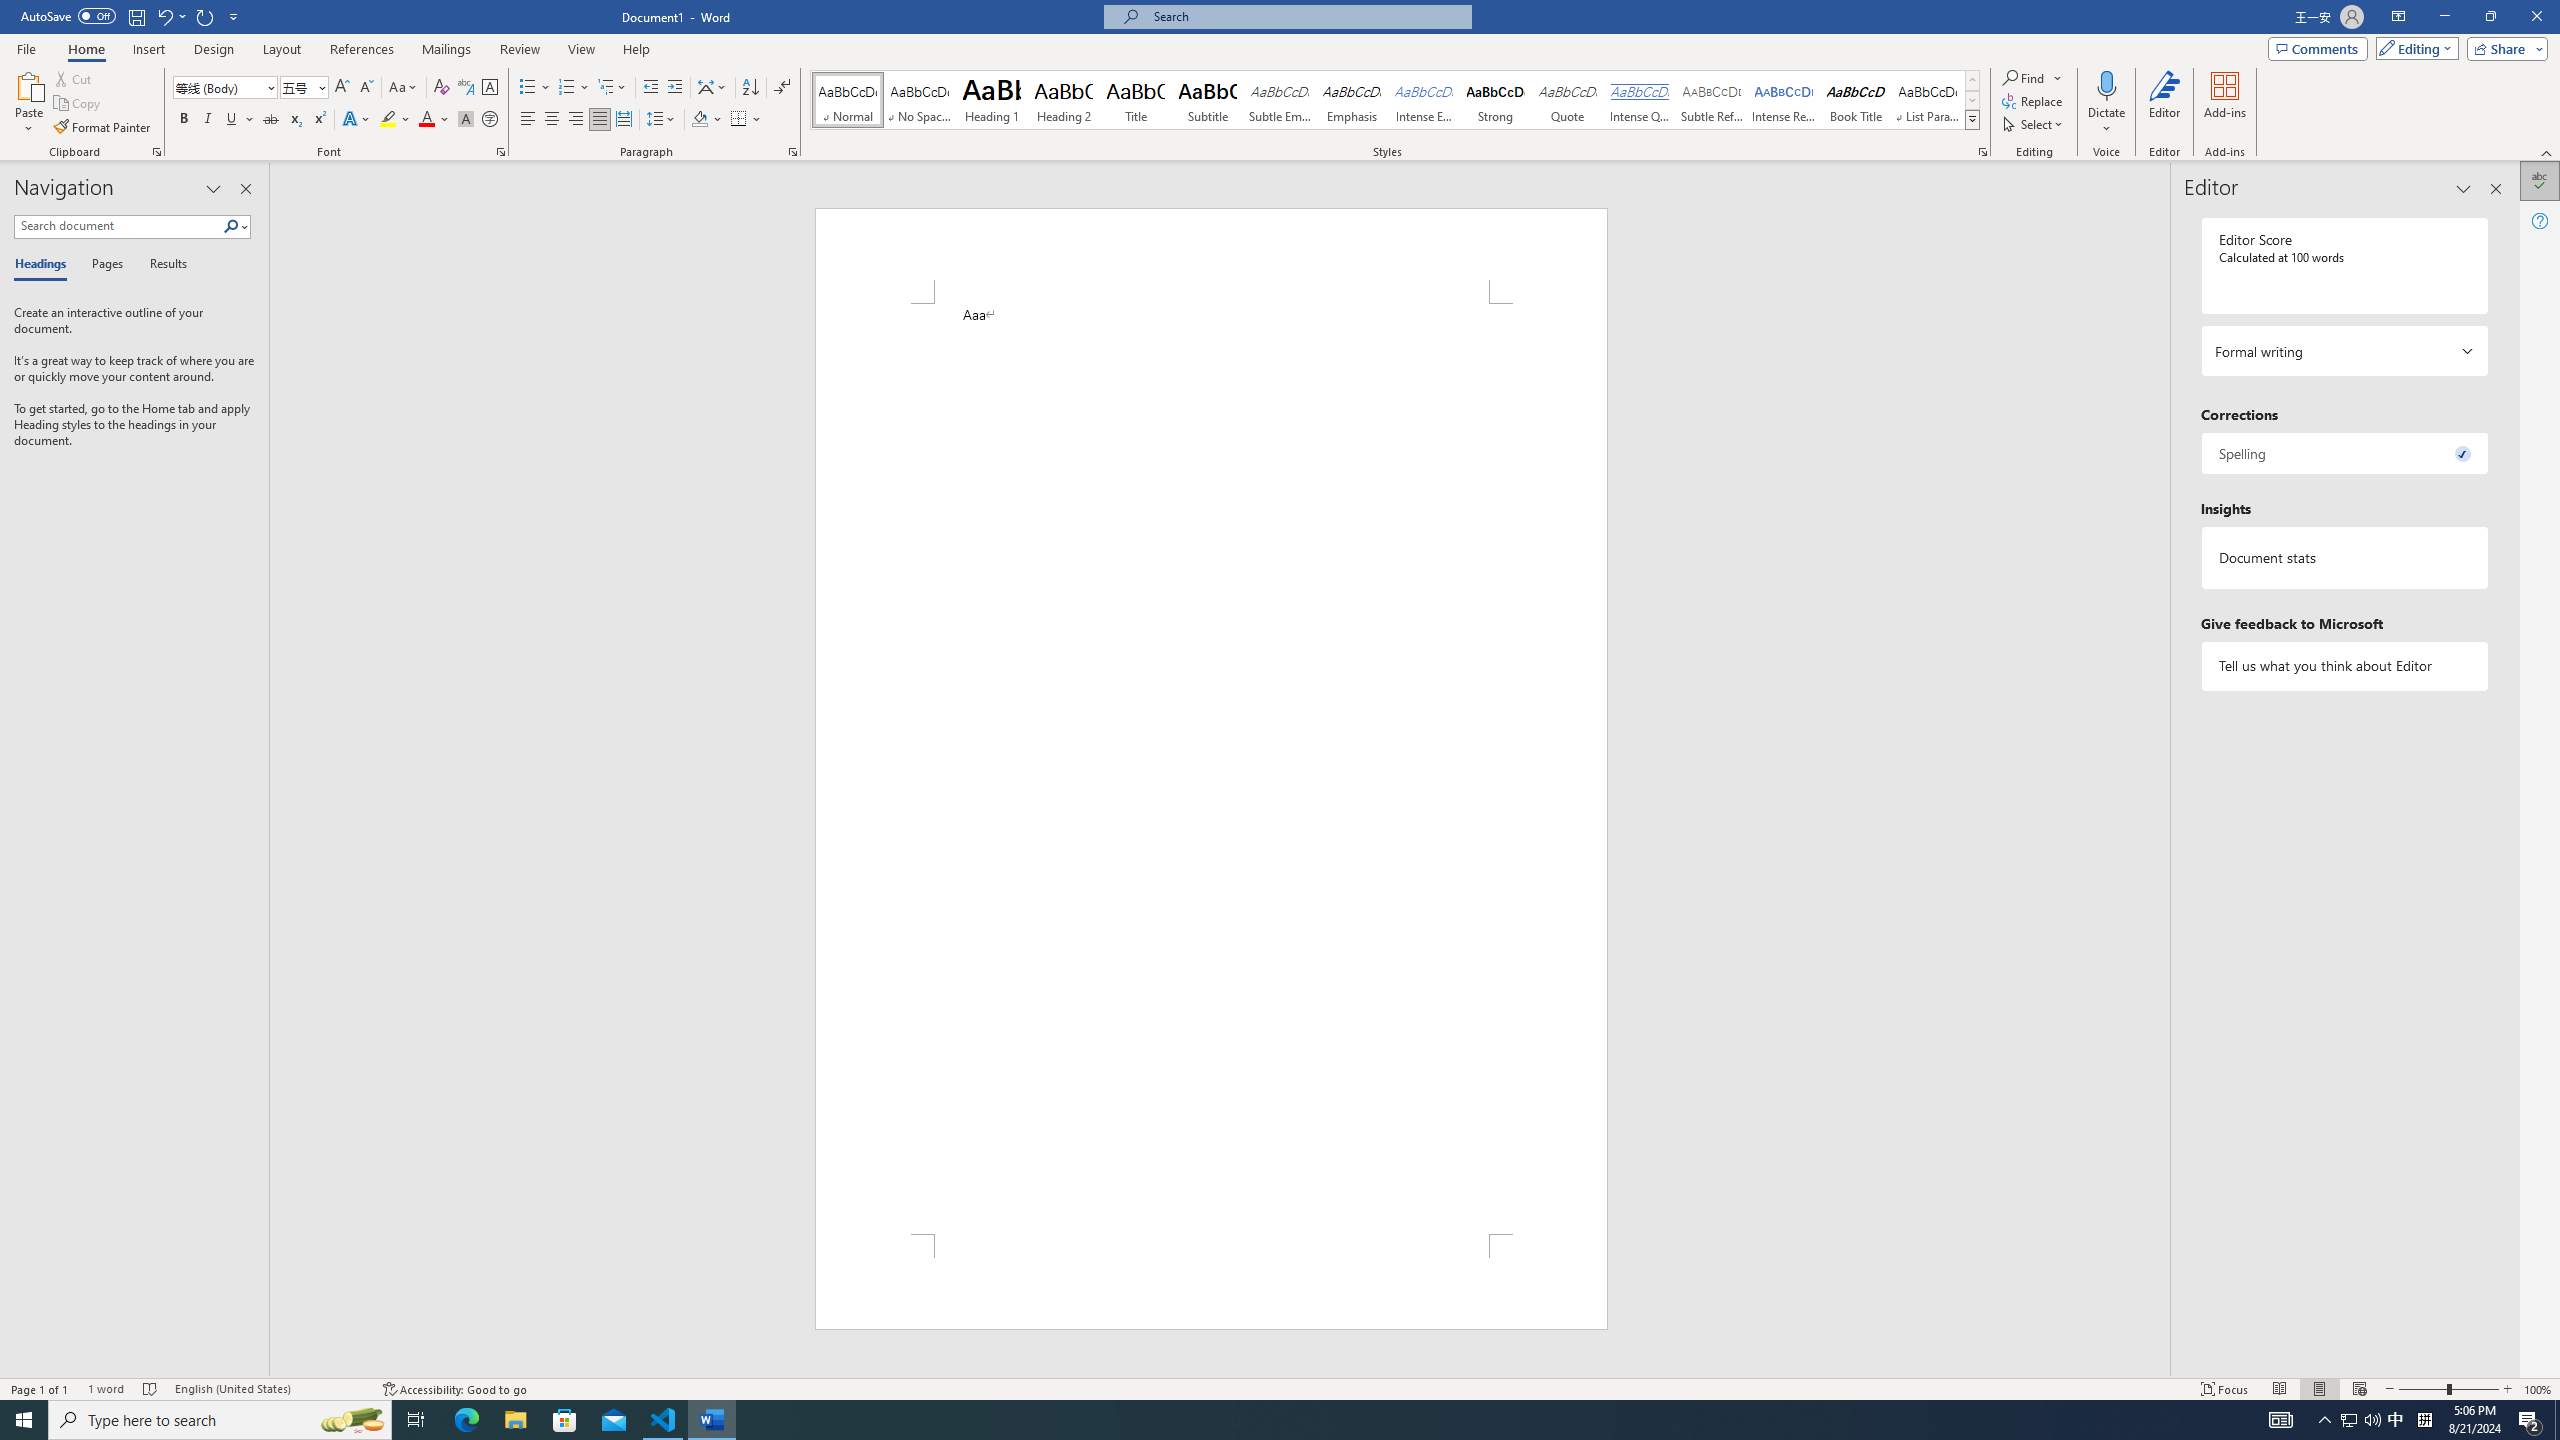 The width and height of the screenshot is (2560, 1440). What do you see at coordinates (1350, 99) in the screenshot?
I see `'Emphasis'` at bounding box center [1350, 99].